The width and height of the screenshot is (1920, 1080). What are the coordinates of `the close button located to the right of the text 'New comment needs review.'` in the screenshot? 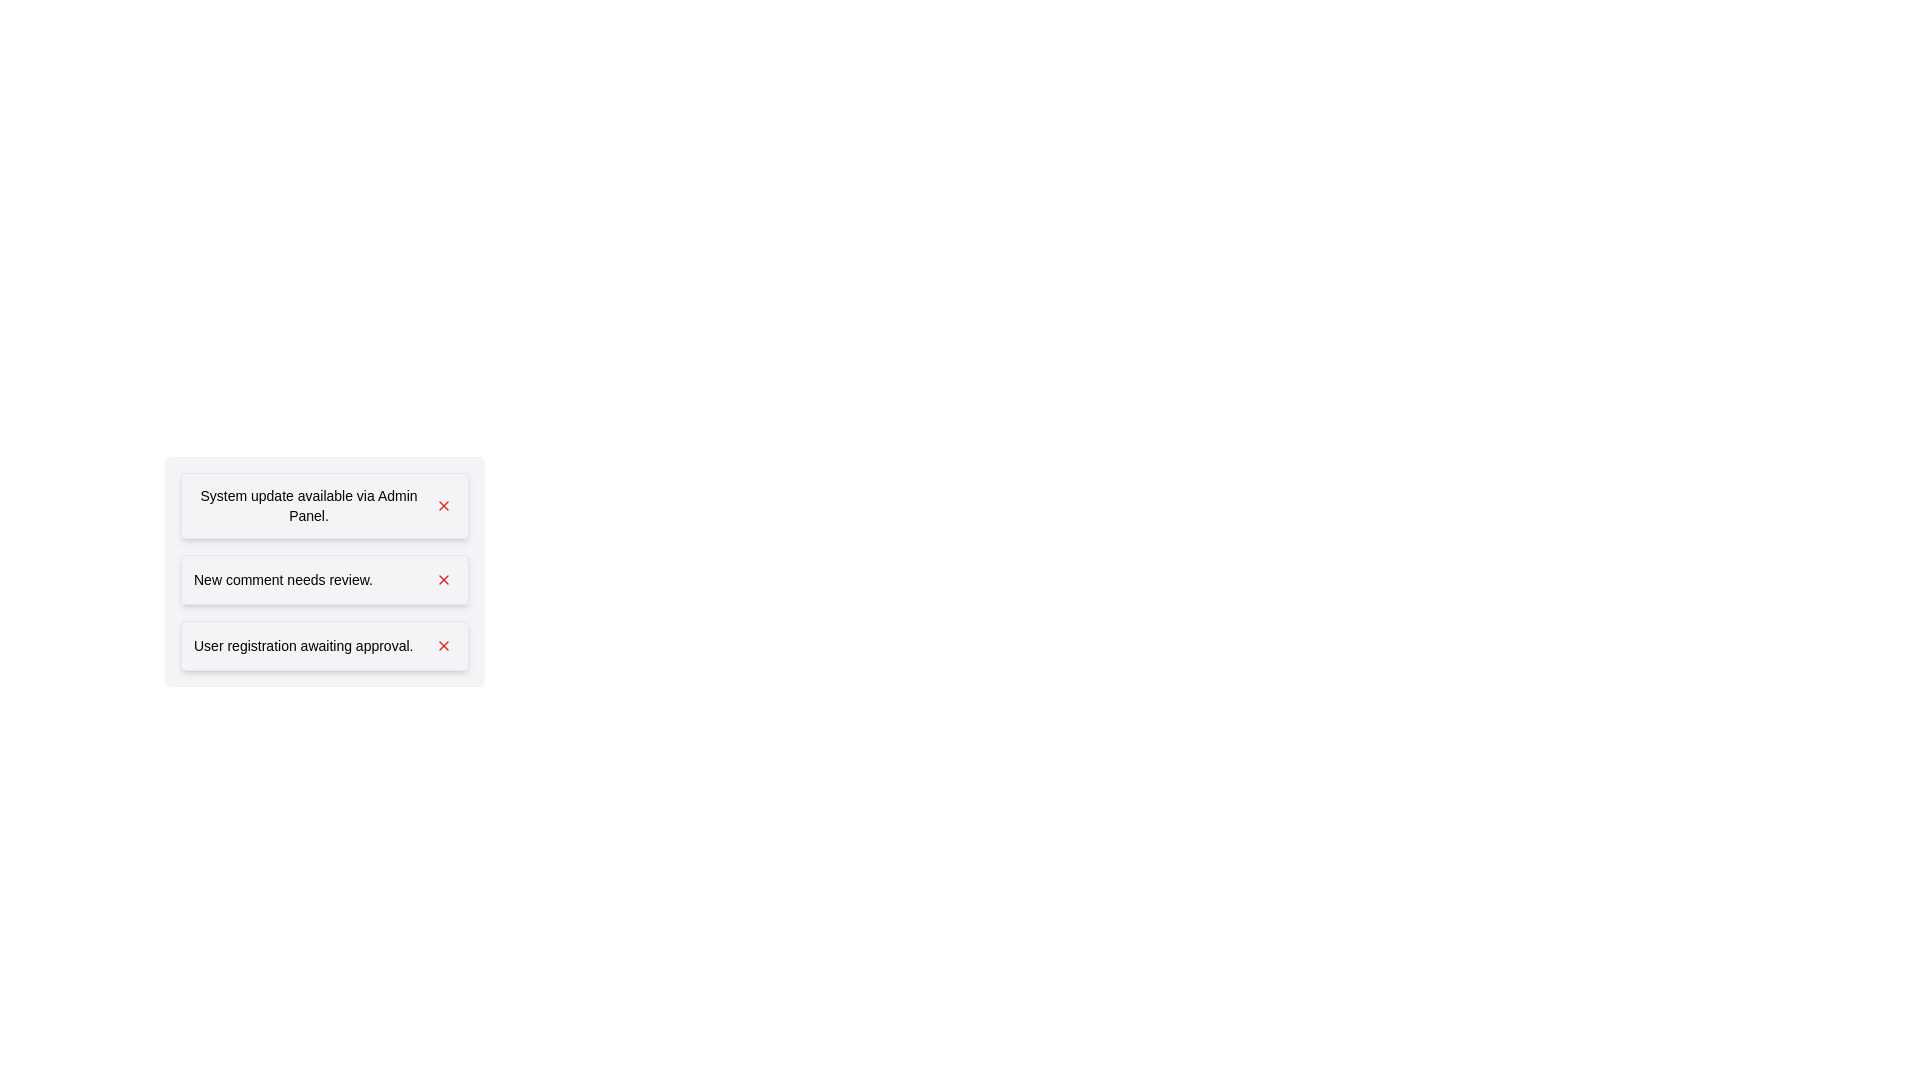 It's located at (443, 579).